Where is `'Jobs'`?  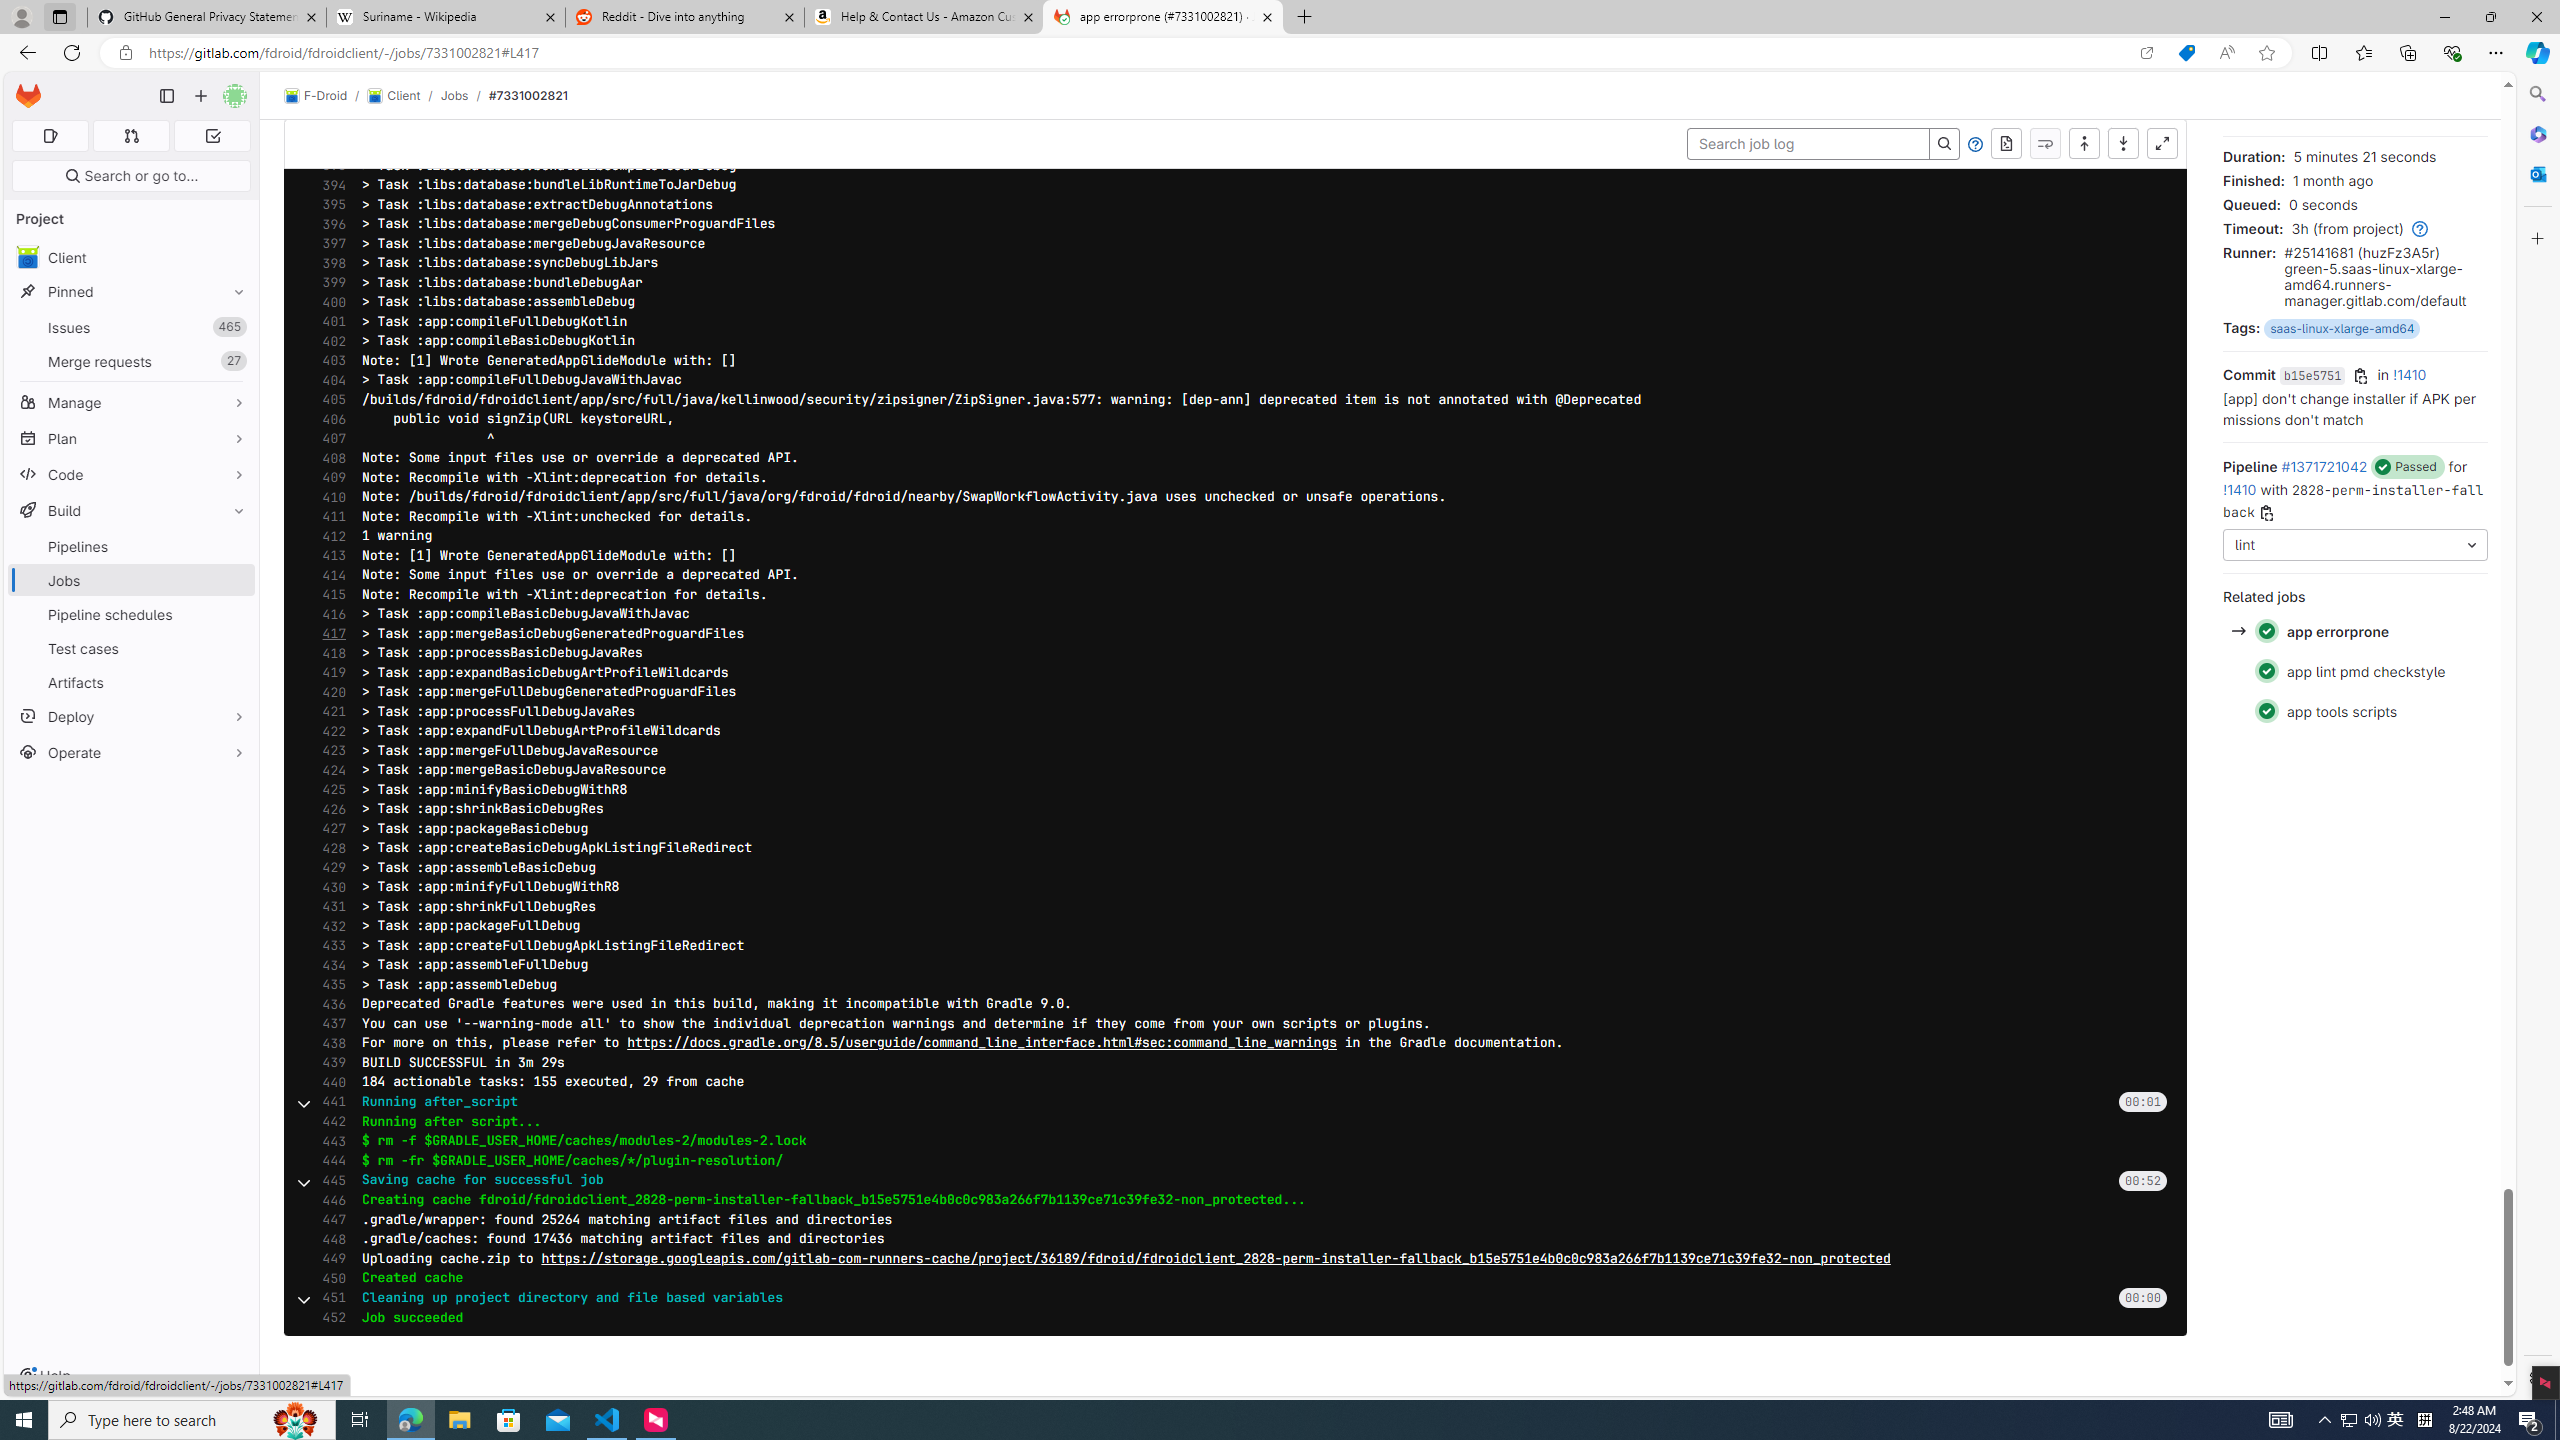 'Jobs' is located at coordinates (453, 95).